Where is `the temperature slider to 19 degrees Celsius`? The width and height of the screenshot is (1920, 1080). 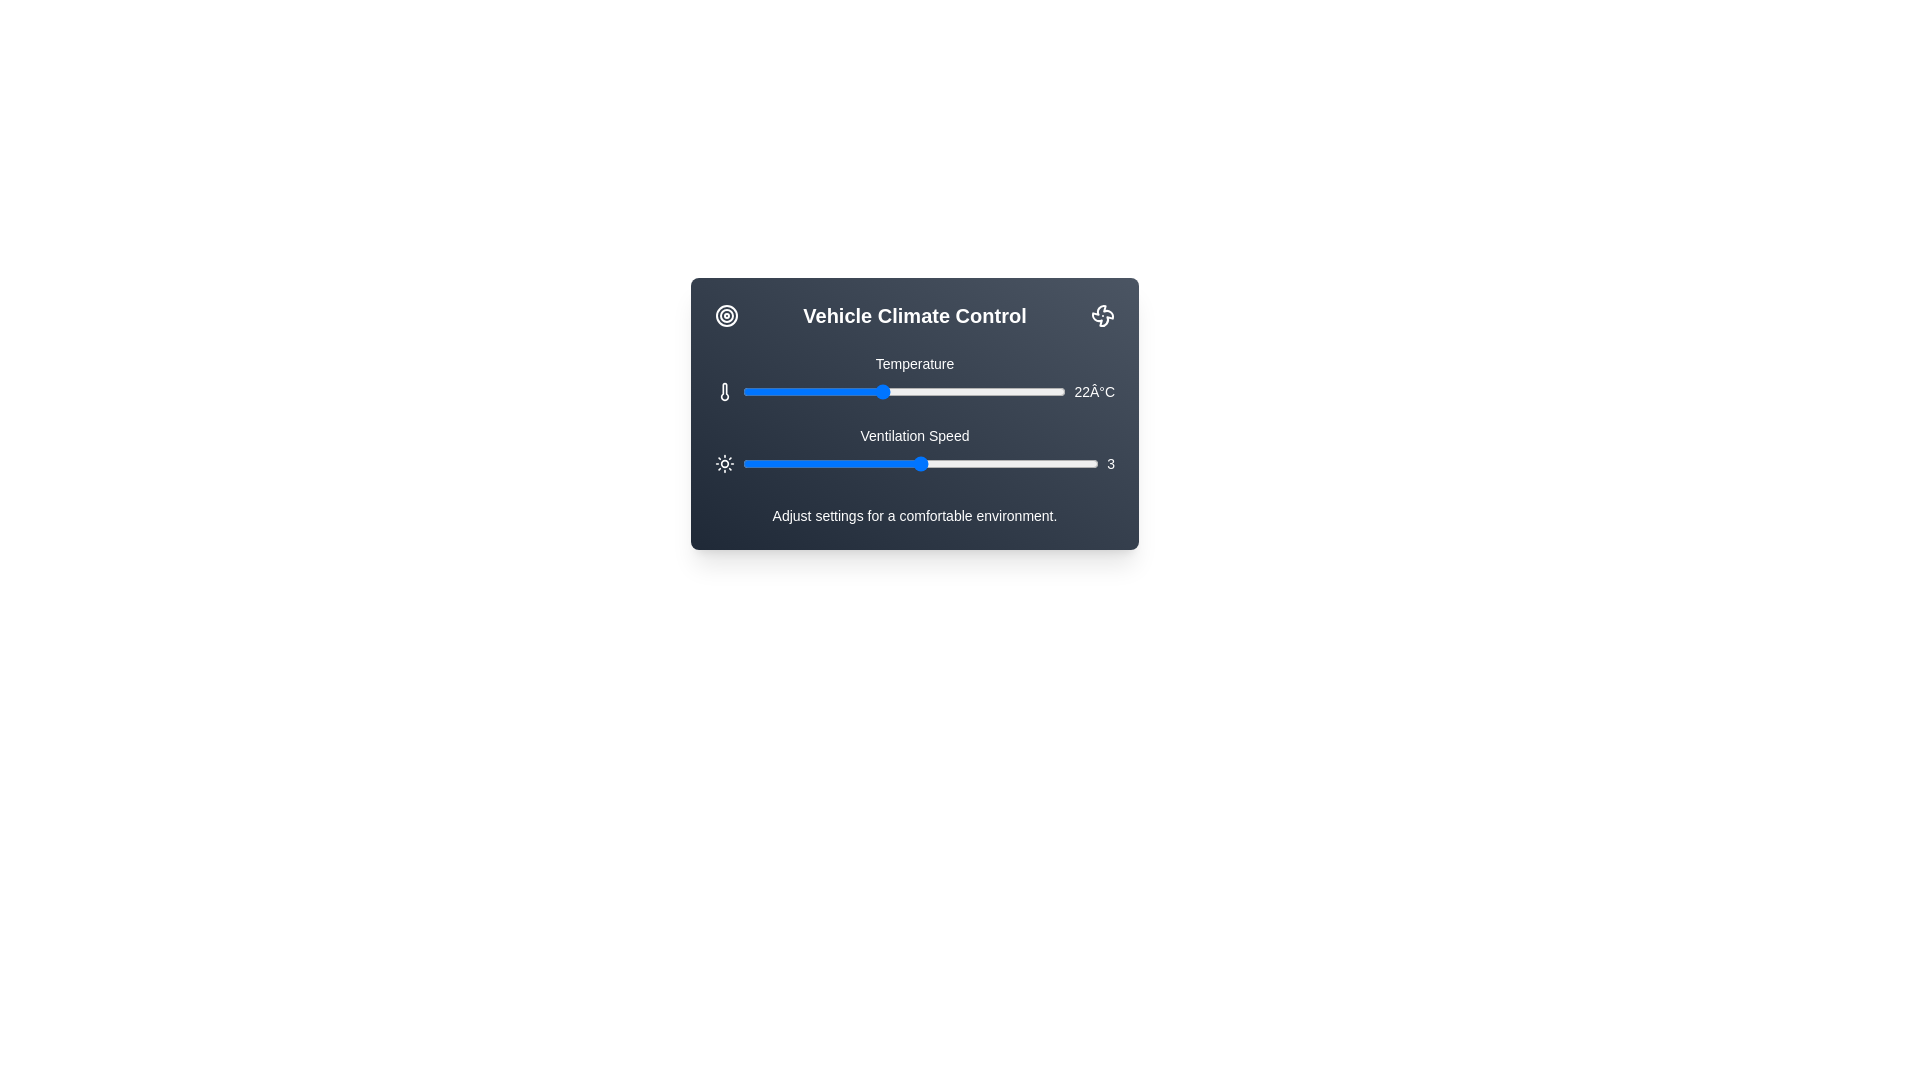
the temperature slider to 19 degrees Celsius is located at coordinates (812, 392).